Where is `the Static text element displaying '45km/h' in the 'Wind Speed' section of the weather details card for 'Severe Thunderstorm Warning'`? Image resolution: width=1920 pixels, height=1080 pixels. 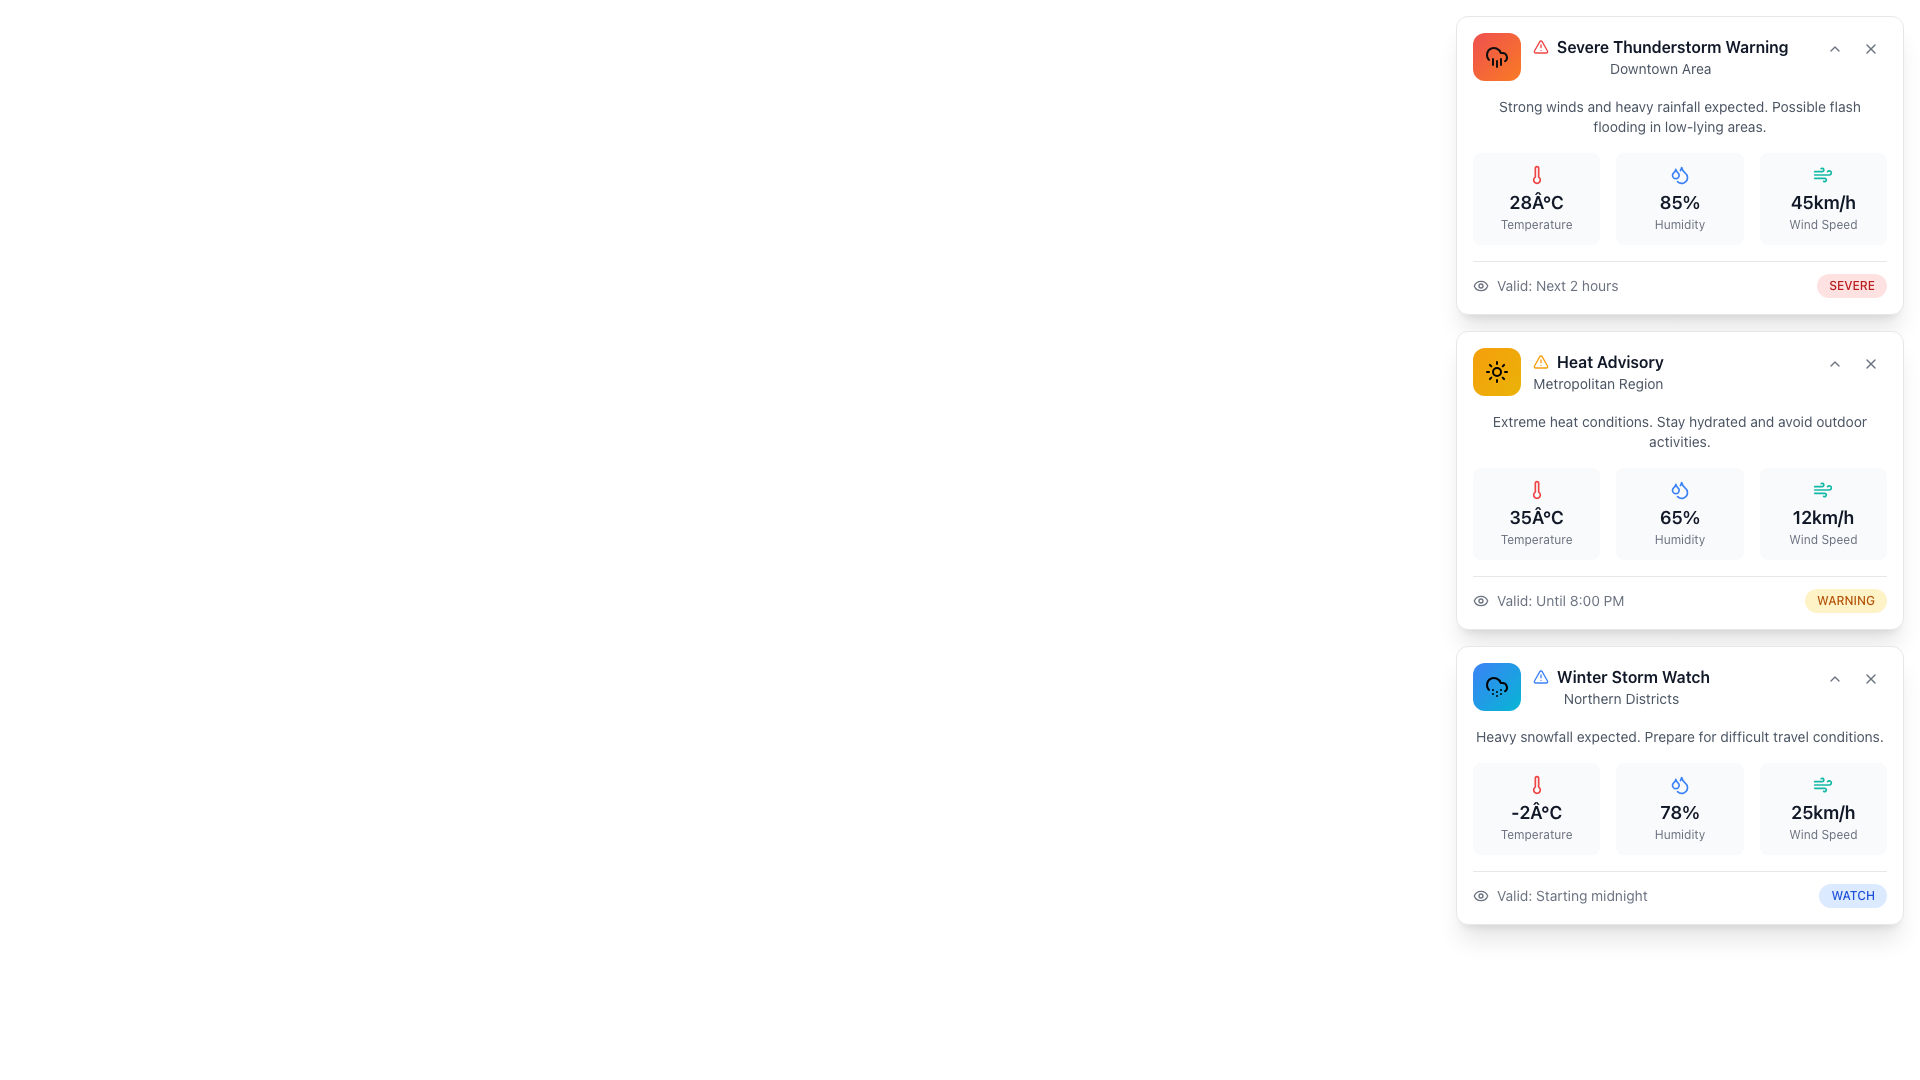 the Static text element displaying '45km/h' in the 'Wind Speed' section of the weather details card for 'Severe Thunderstorm Warning' is located at coordinates (1823, 203).